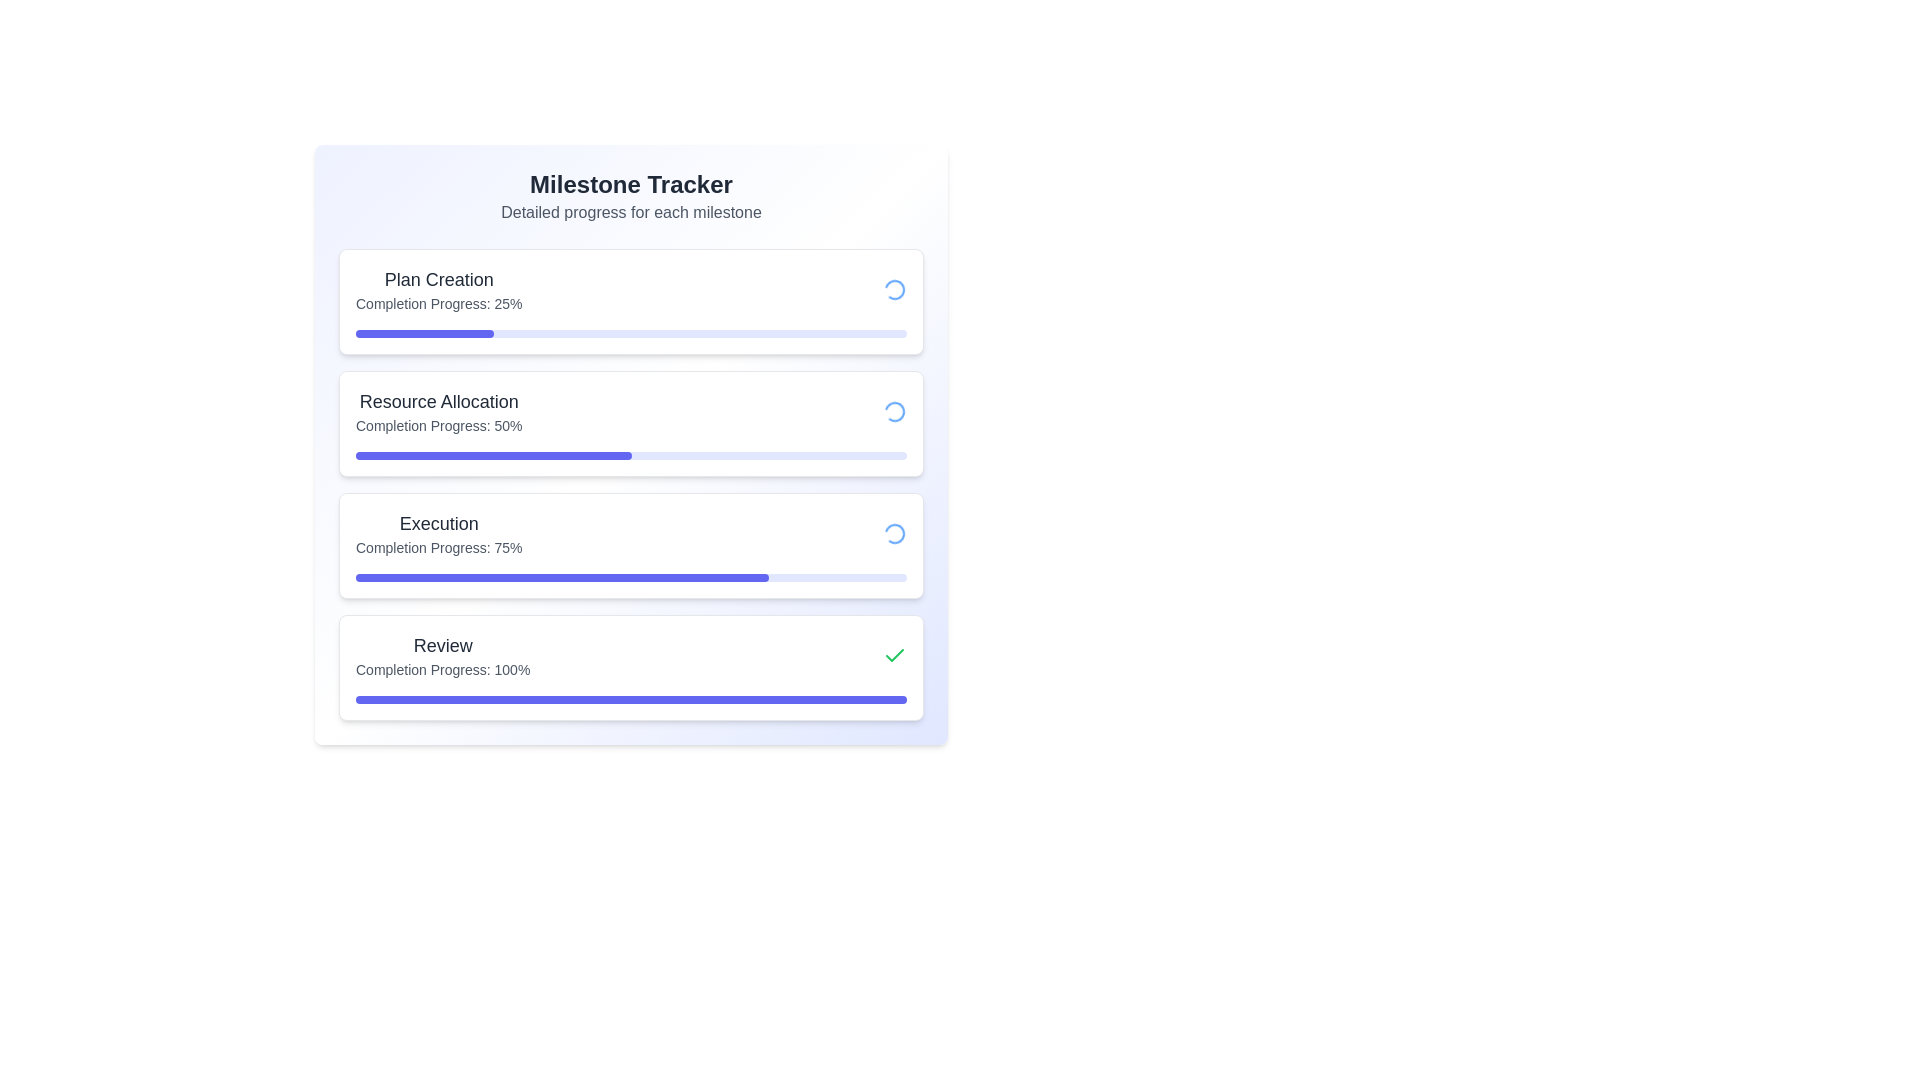  I want to click on the second Informational Card that displays progress information for the 'Resource Allocation' milestone, located in the middle of the interface, so click(630, 423).